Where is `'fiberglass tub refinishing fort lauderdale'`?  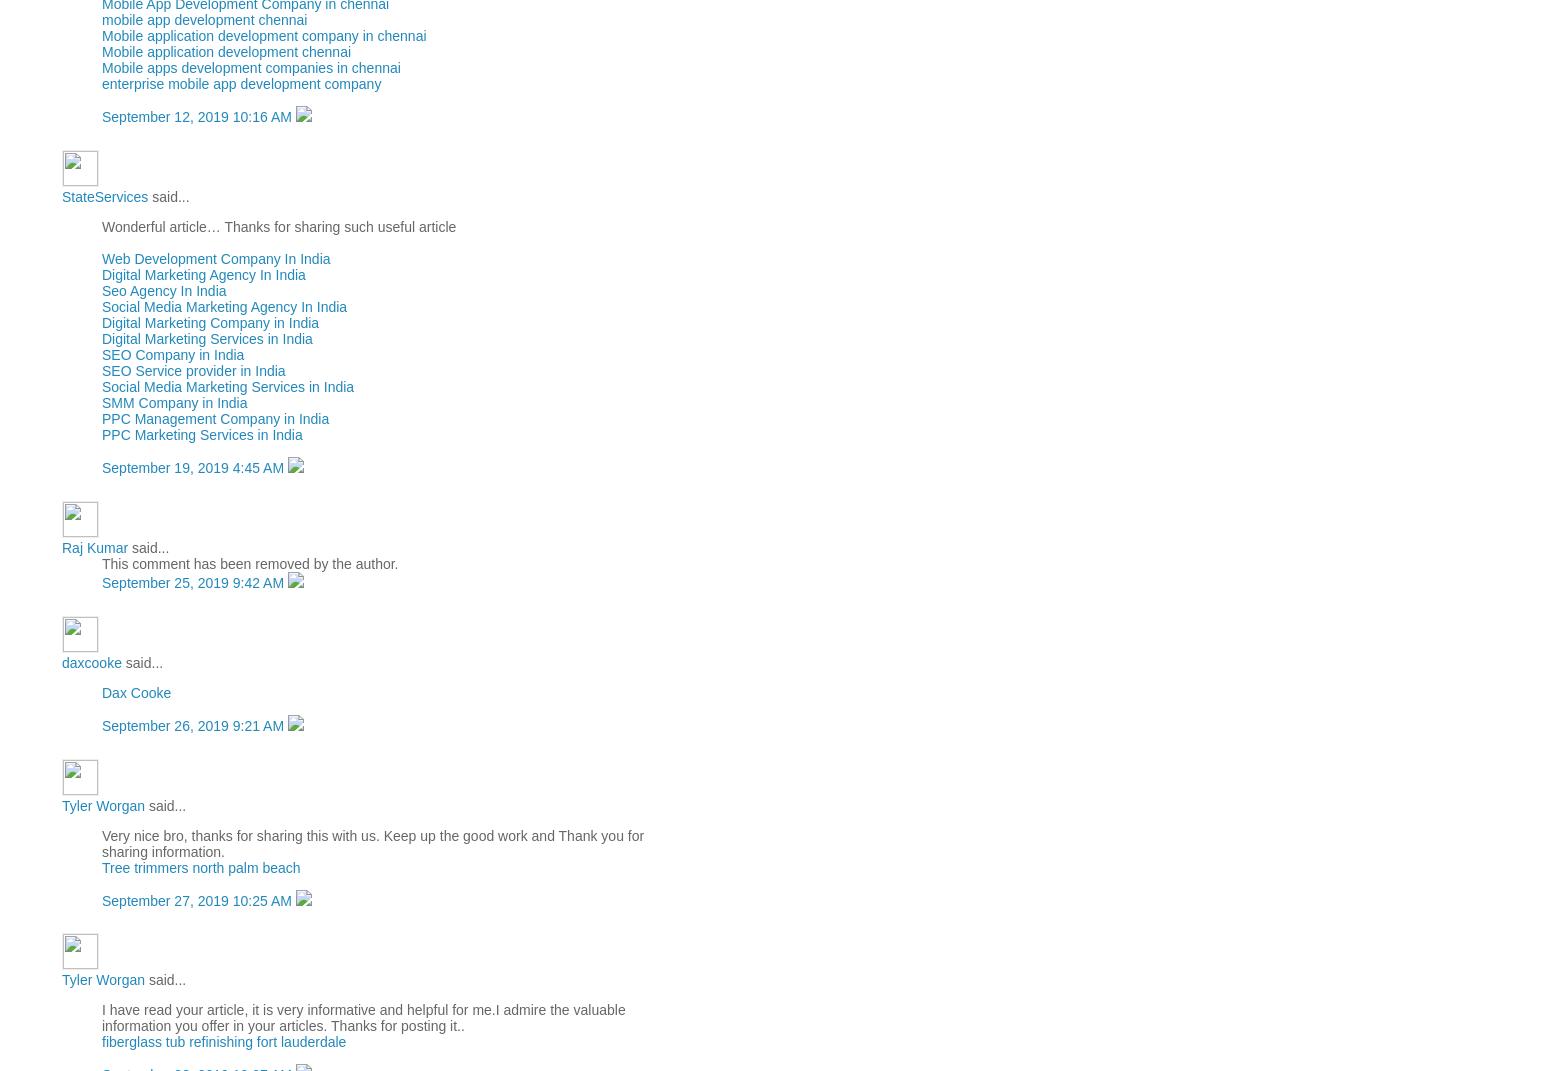
'fiberglass tub refinishing fort lauderdale' is located at coordinates (224, 1041).